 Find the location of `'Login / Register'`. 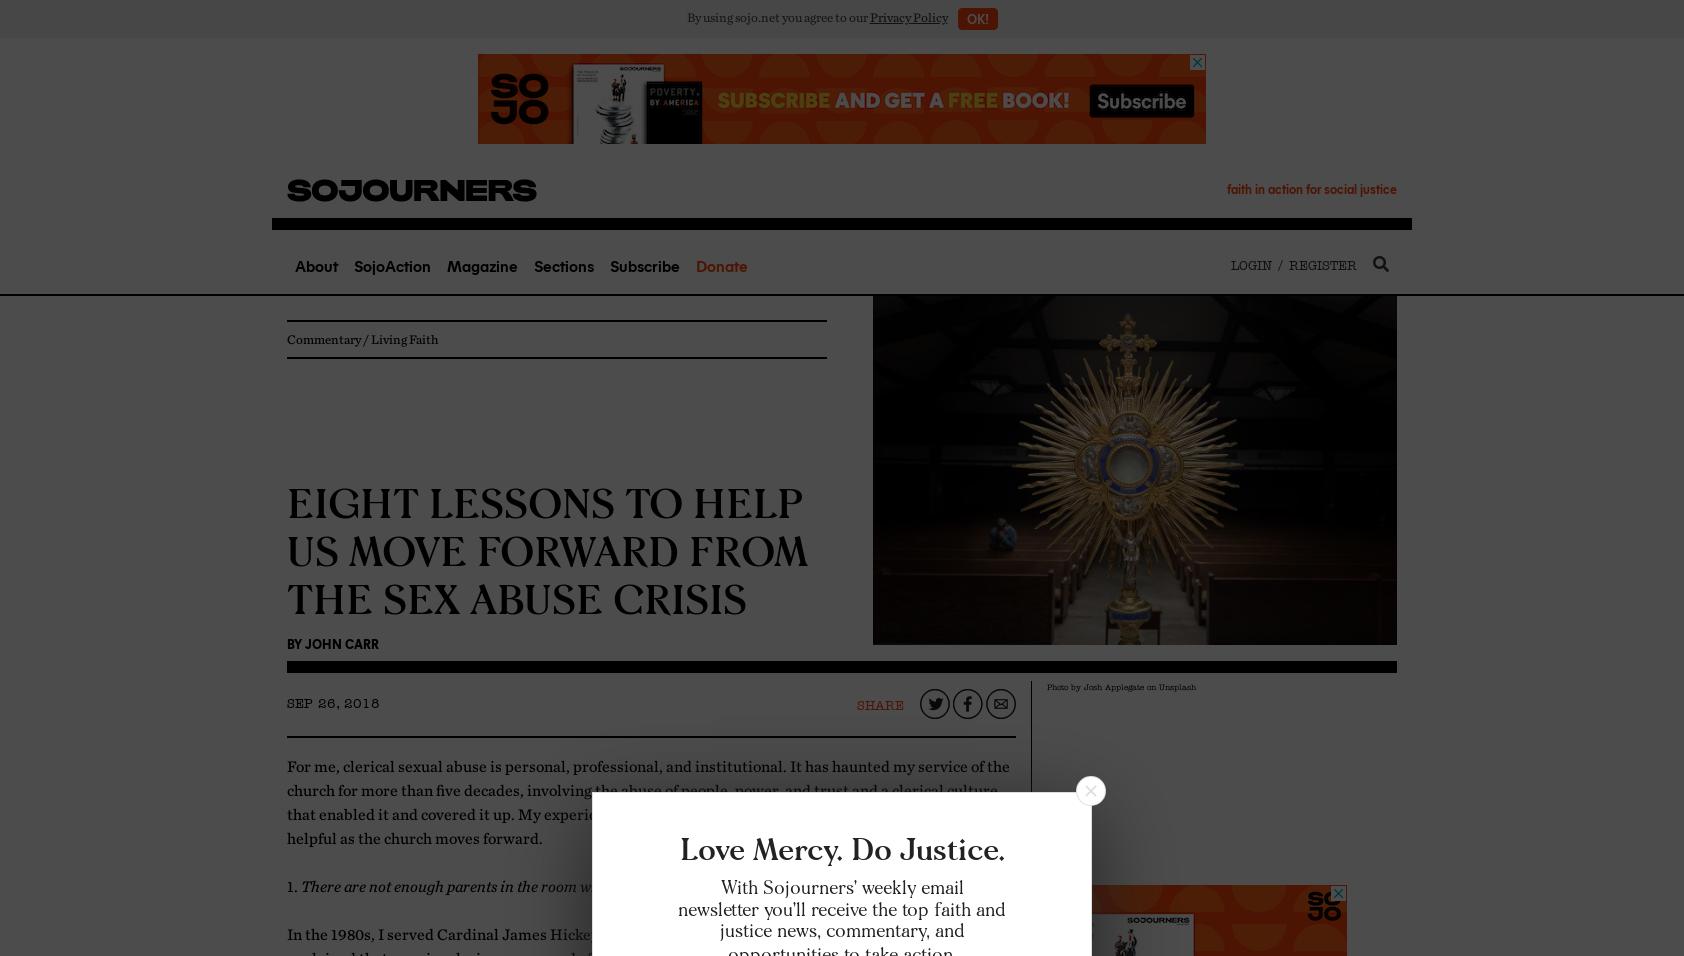

'Login / Register' is located at coordinates (1292, 264).